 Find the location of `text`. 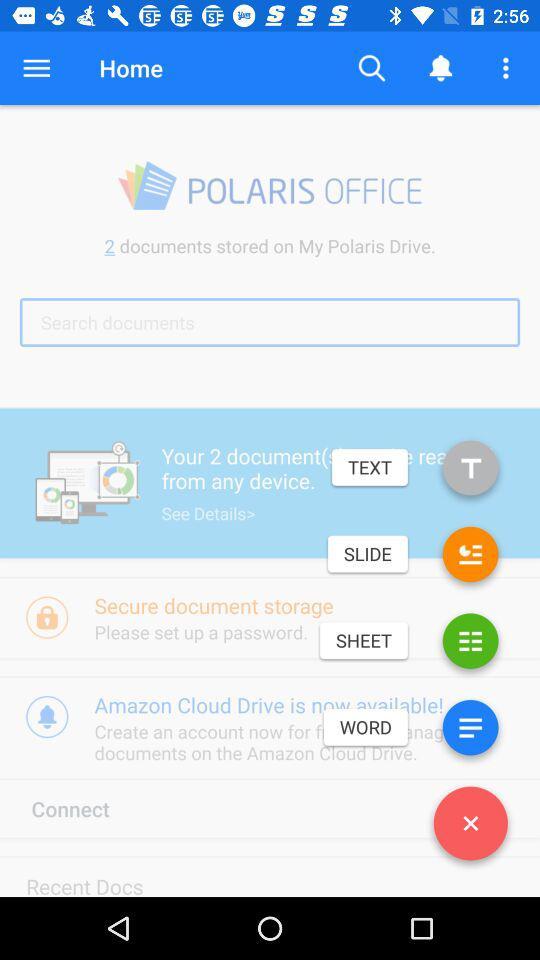

text is located at coordinates (470, 471).